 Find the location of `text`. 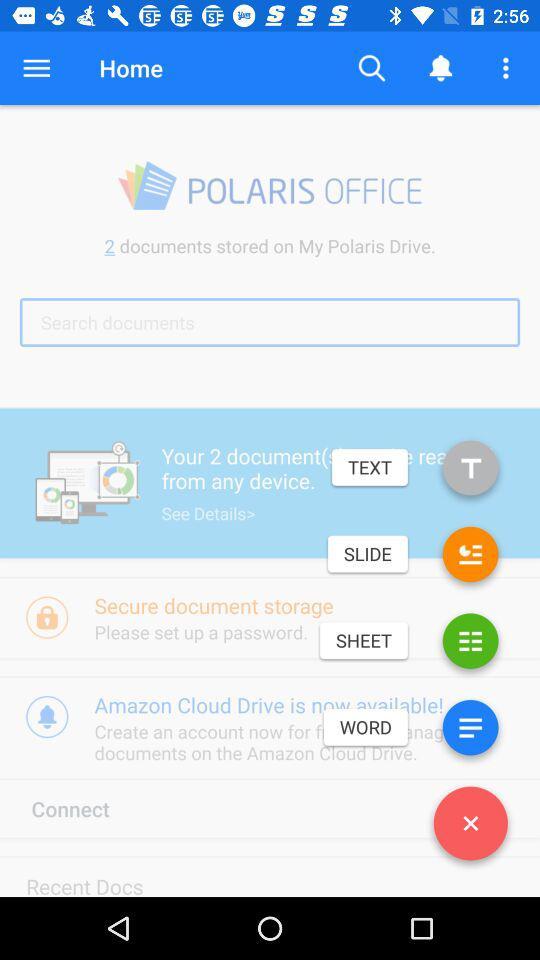

text is located at coordinates (470, 471).